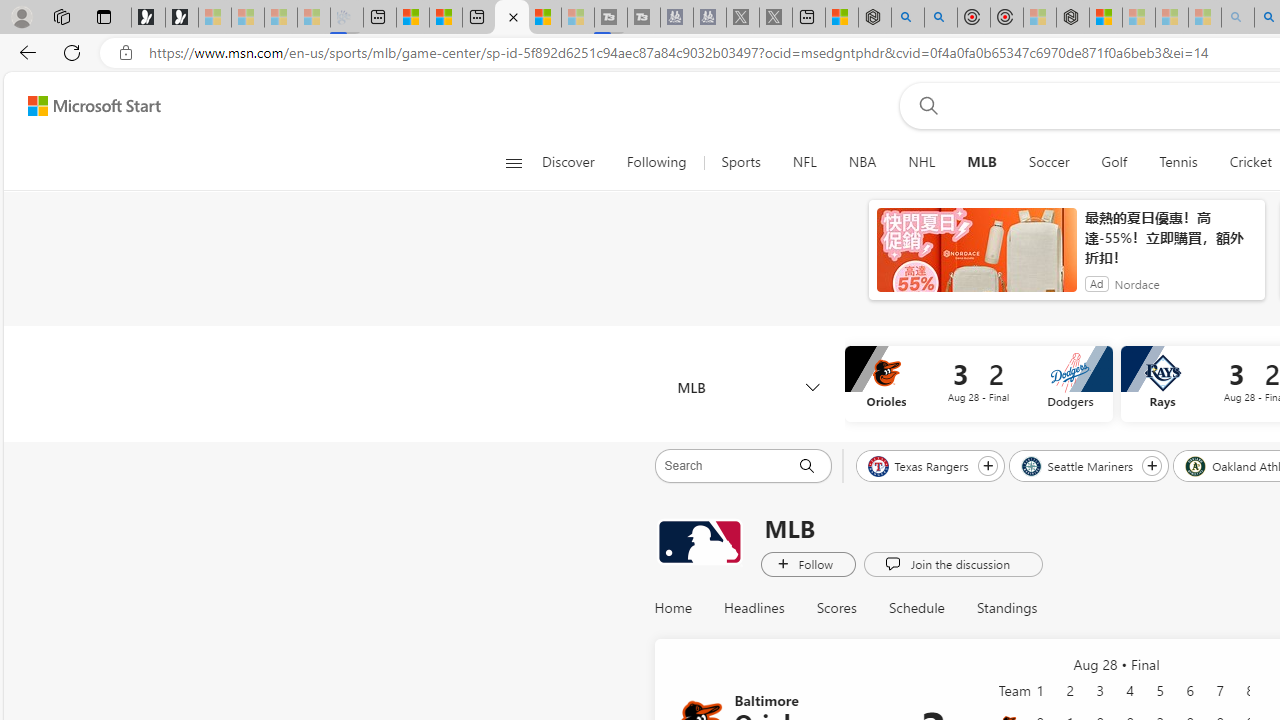  What do you see at coordinates (1178, 162) in the screenshot?
I see `'Tennis'` at bounding box center [1178, 162].